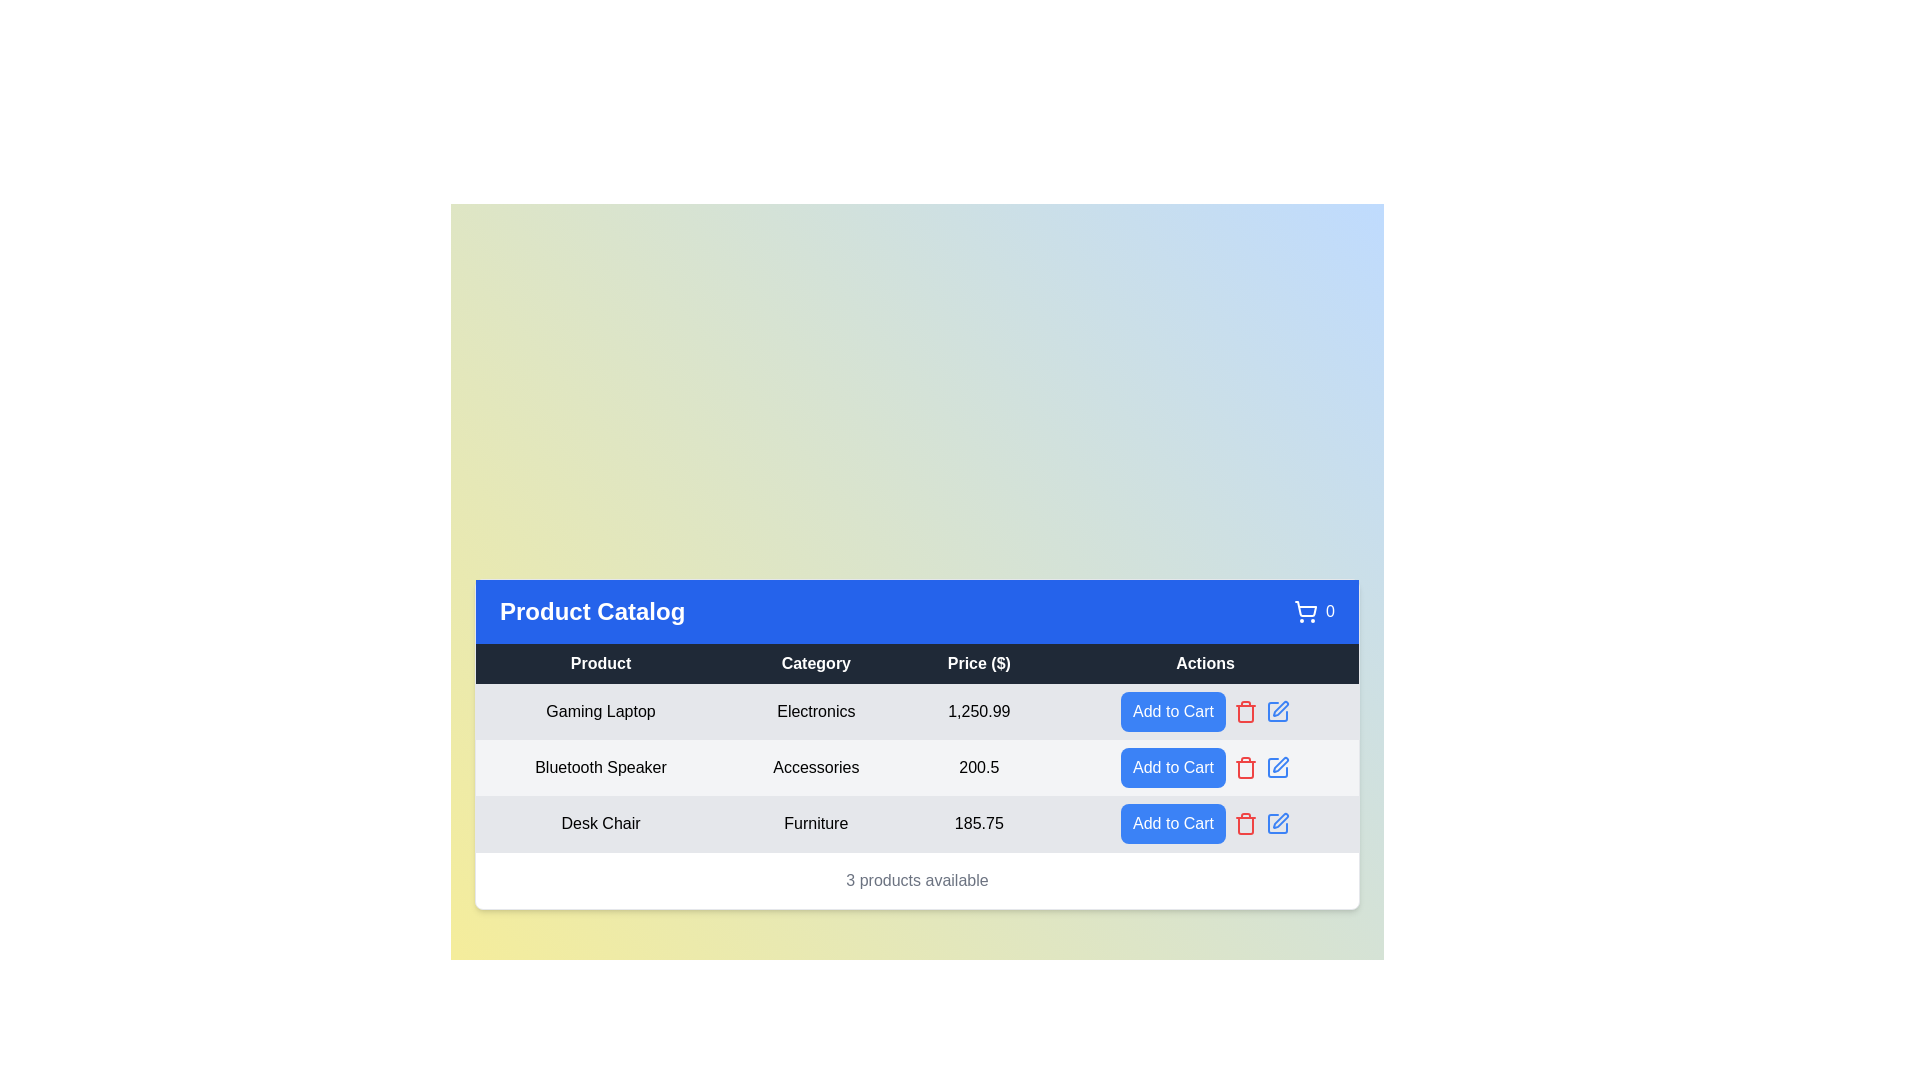 Image resolution: width=1920 pixels, height=1080 pixels. What do you see at coordinates (1306, 610) in the screenshot?
I see `the shopping cart icon located in the top-right corner of the blue header bar` at bounding box center [1306, 610].